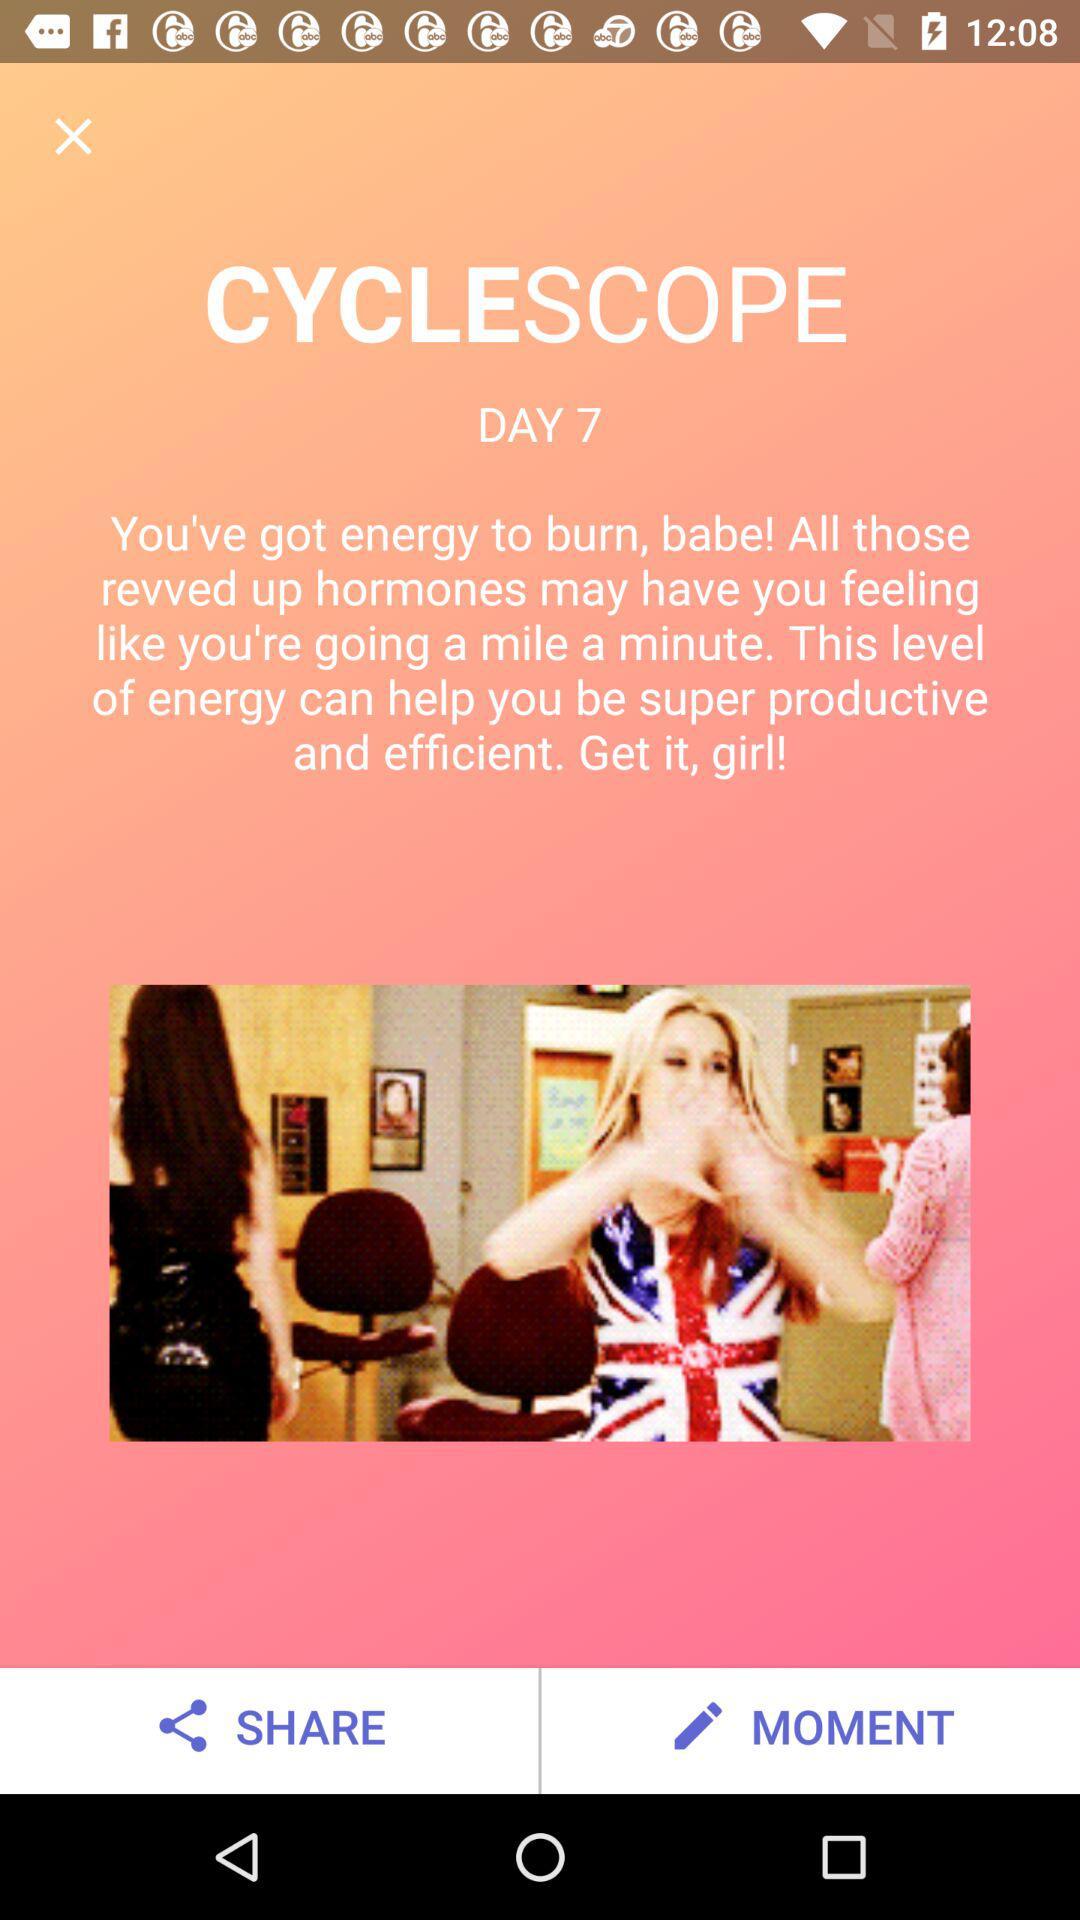  What do you see at coordinates (72, 135) in the screenshot?
I see `item above cyclescope  item` at bounding box center [72, 135].